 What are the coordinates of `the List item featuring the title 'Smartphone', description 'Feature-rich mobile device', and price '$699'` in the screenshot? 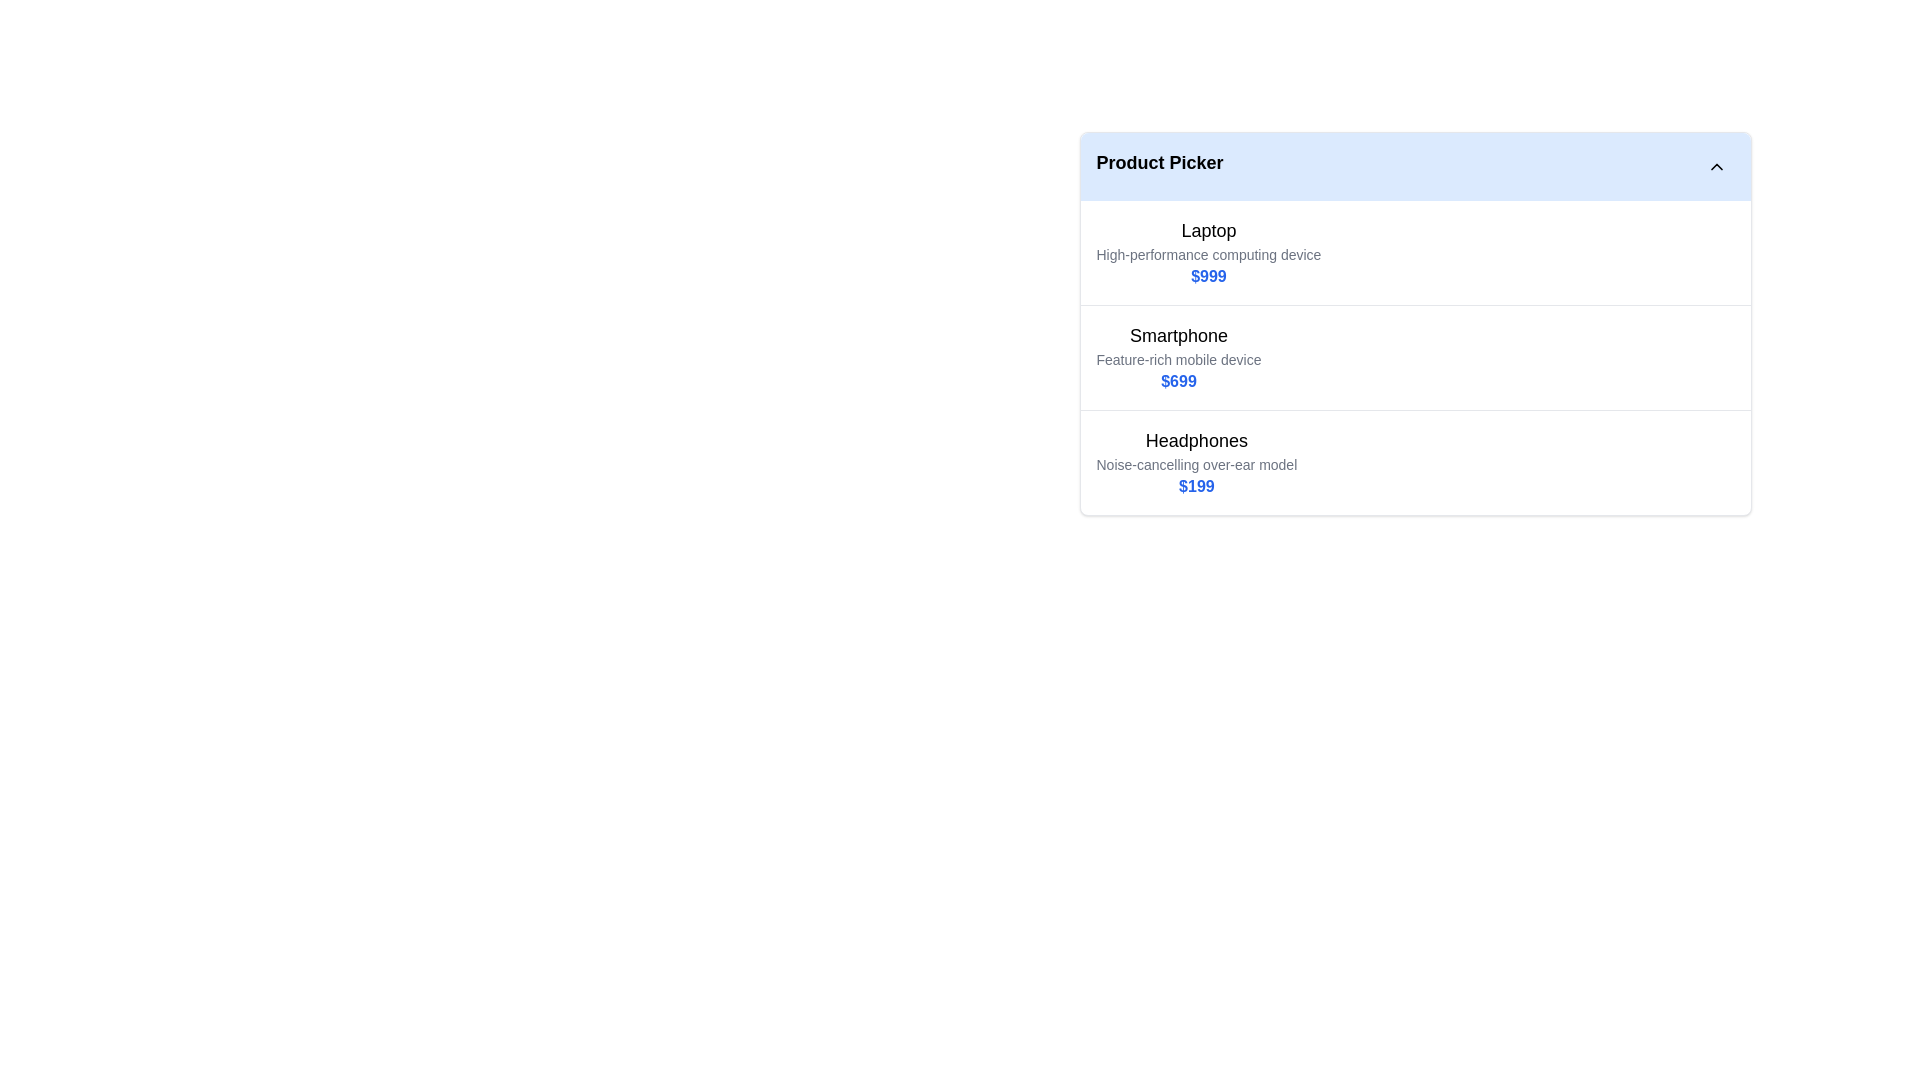 It's located at (1414, 356).